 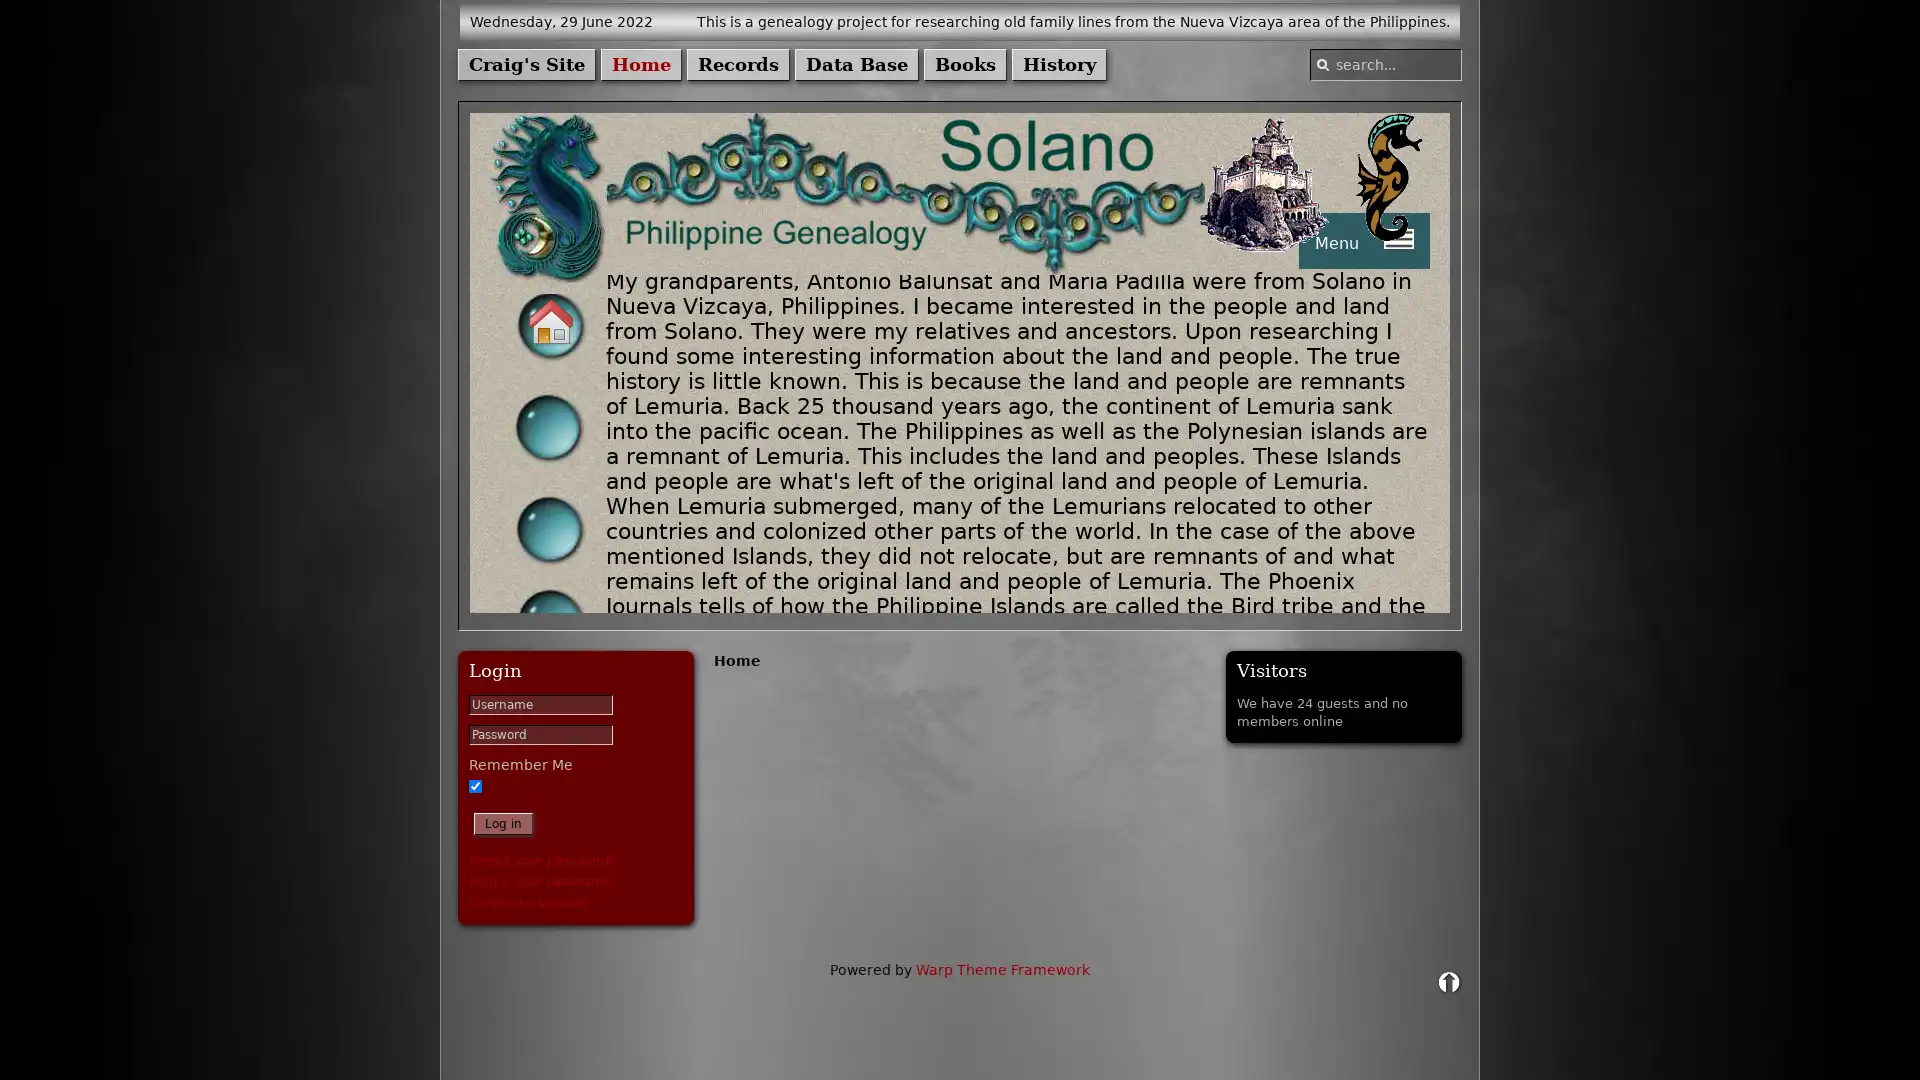 I want to click on Log in, so click(x=503, y=824).